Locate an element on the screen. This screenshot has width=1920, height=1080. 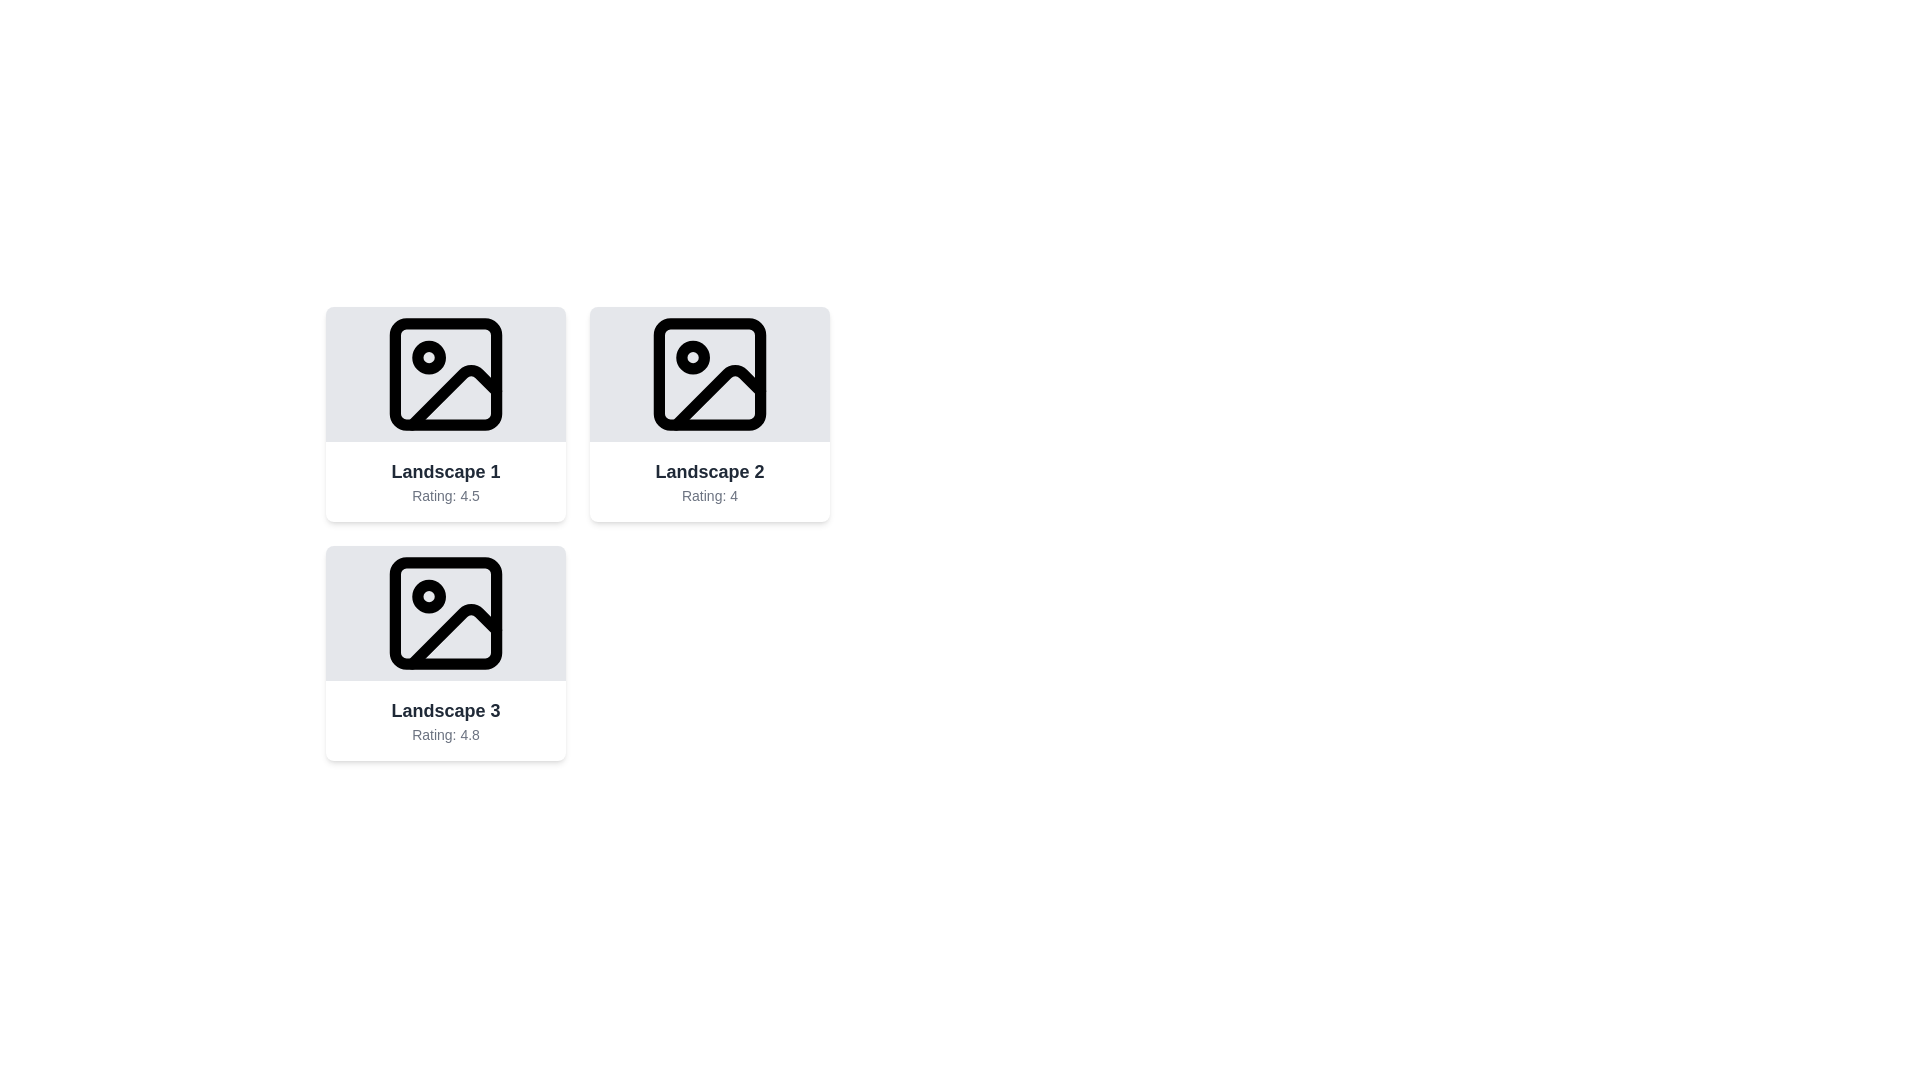
the text label displaying 'Landscape 2', which is styled with a bold, large dark gray font and is positioned above the rating text within the second column of a grid layout is located at coordinates (710, 471).